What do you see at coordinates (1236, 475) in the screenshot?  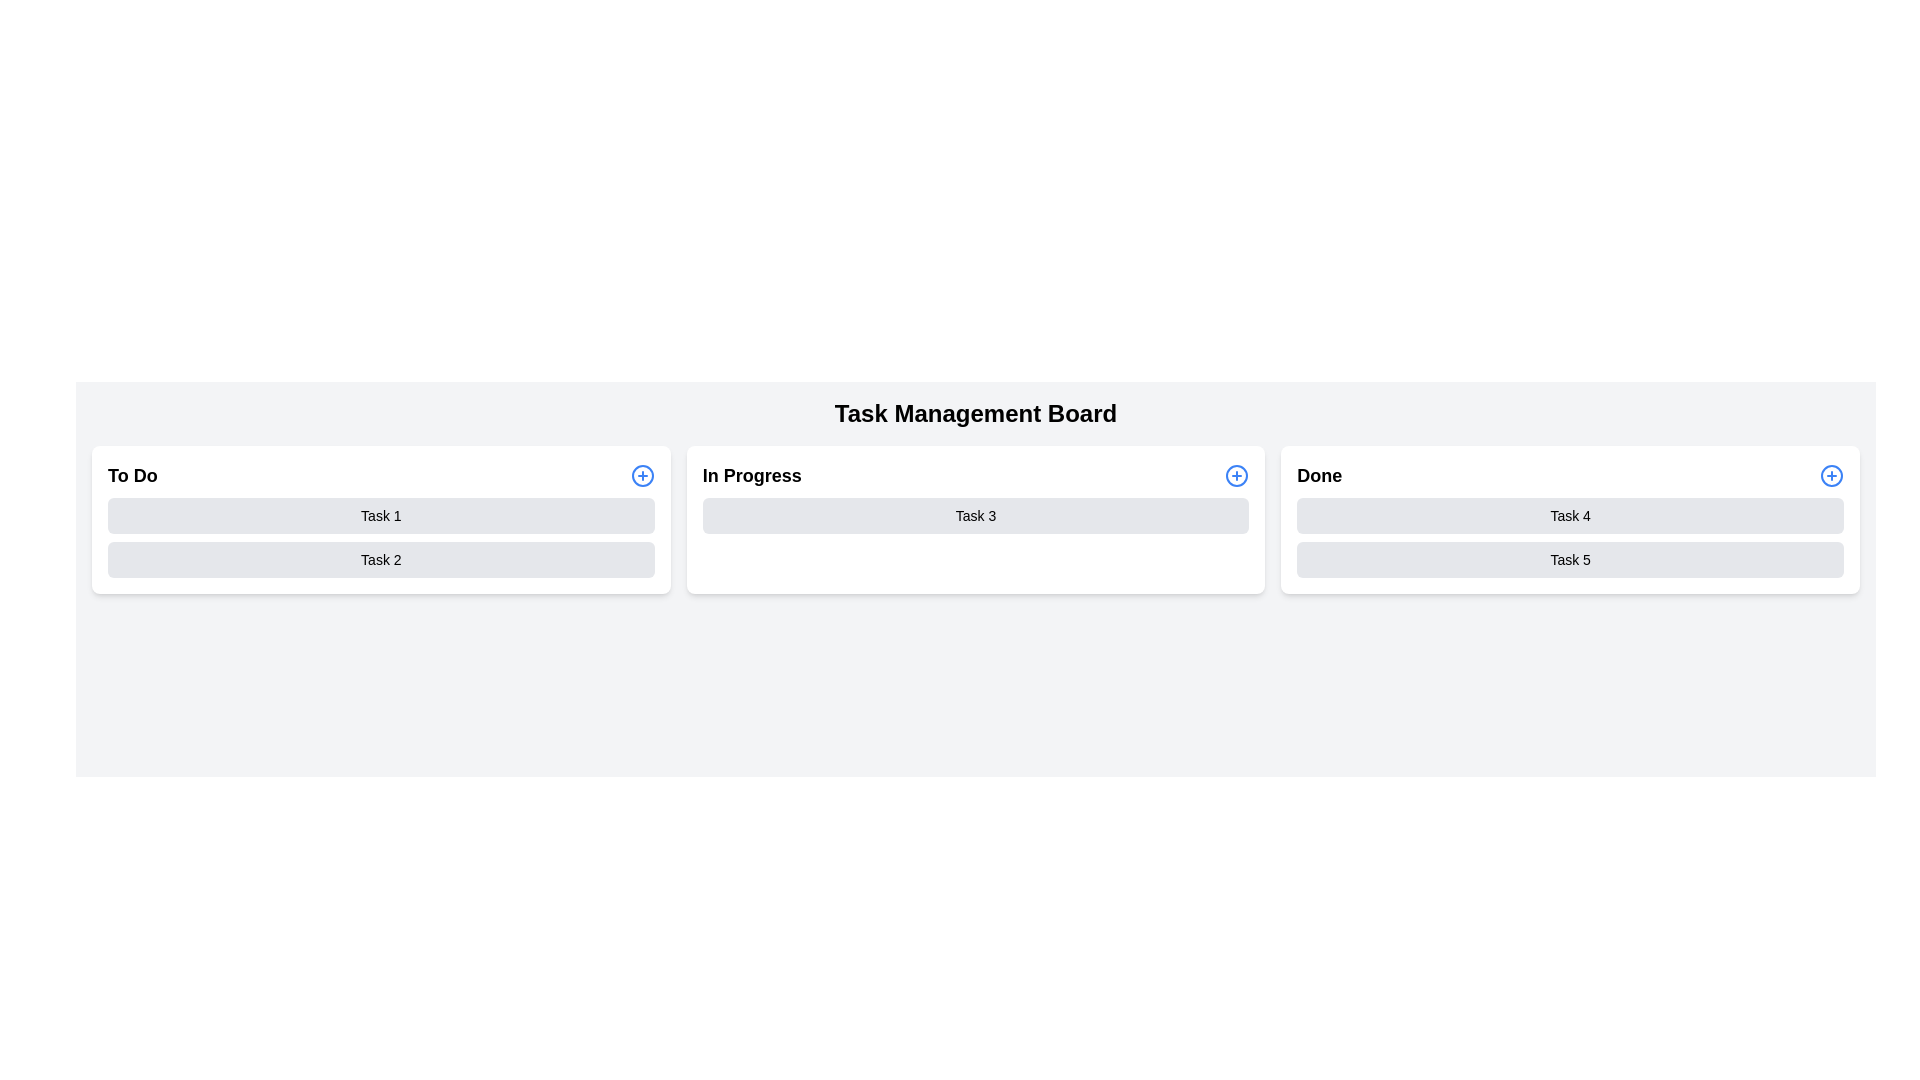 I see `the interactive button located in the top-right corner of the 'In Progress' column header` at bounding box center [1236, 475].